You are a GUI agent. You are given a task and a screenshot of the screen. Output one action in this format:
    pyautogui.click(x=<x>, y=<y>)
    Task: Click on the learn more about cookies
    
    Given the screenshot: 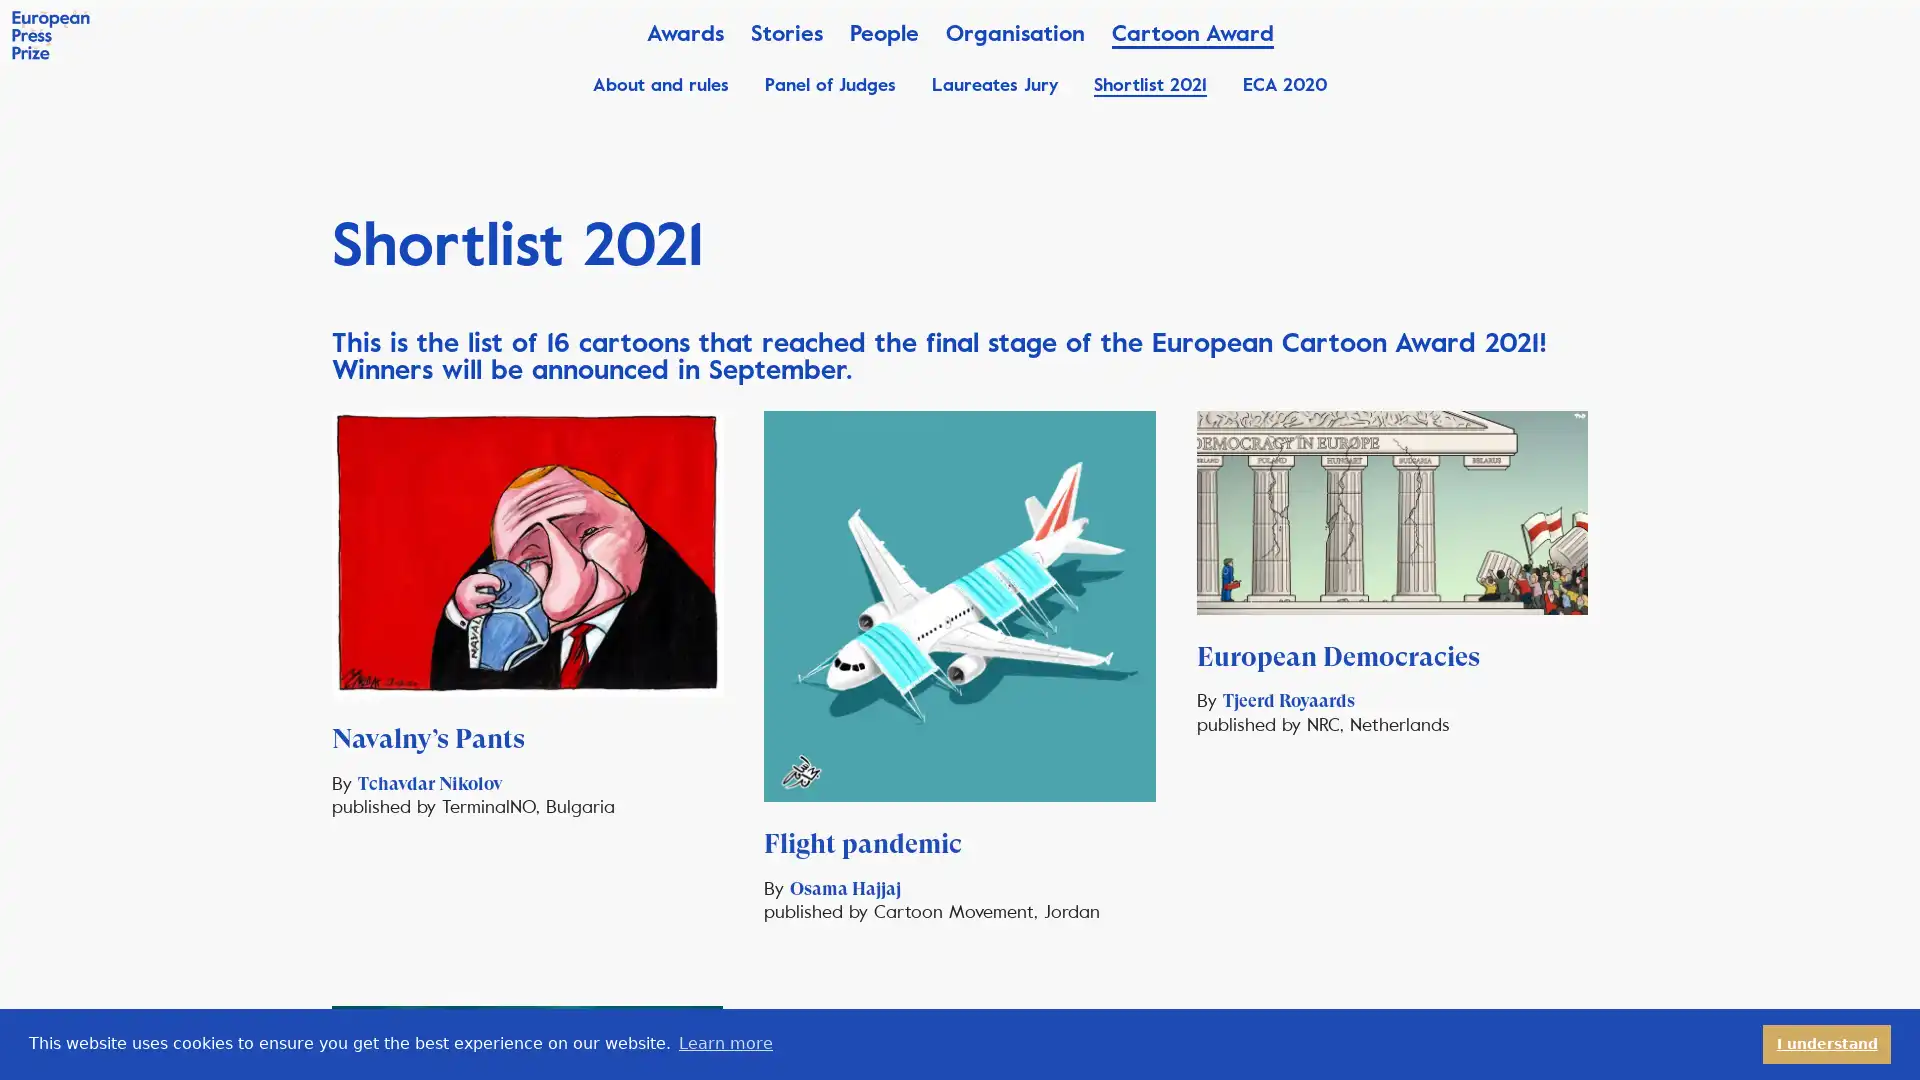 What is the action you would take?
    pyautogui.click(x=724, y=1043)
    